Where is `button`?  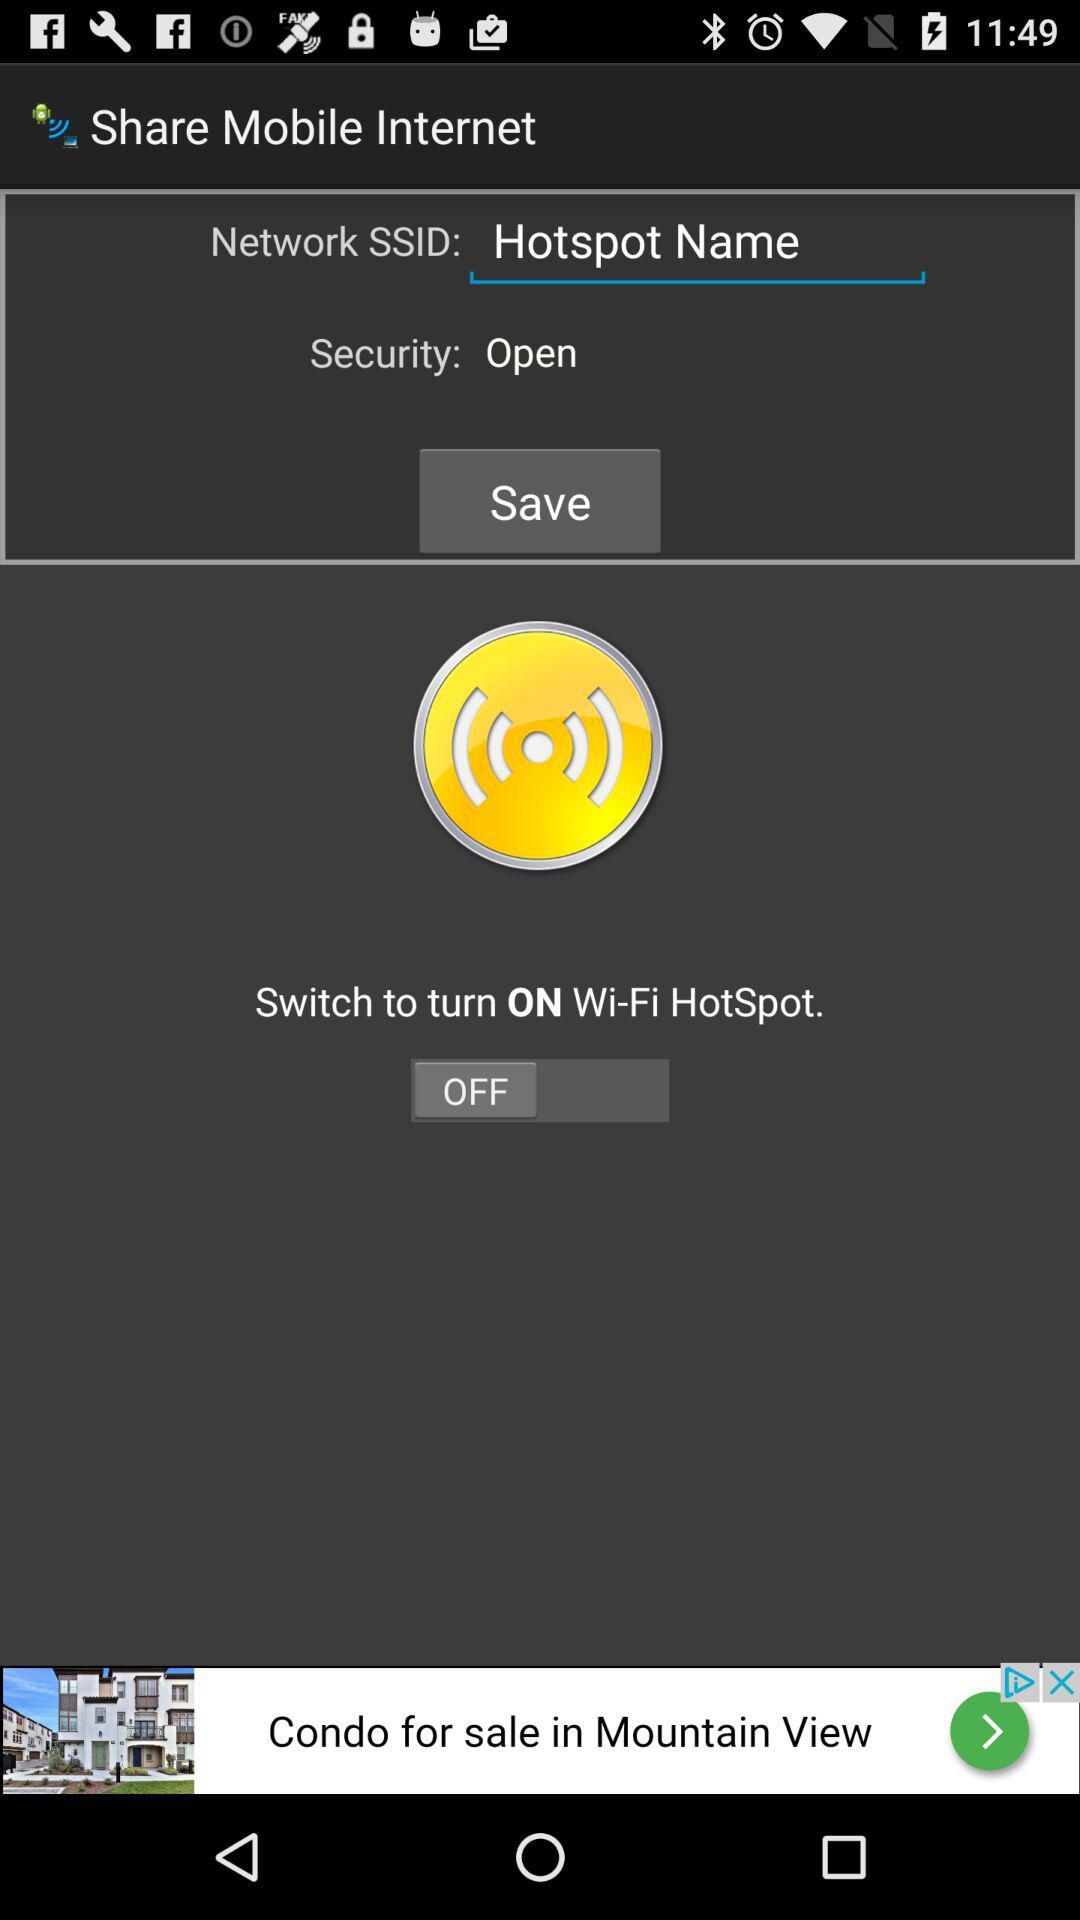 button is located at coordinates (540, 747).